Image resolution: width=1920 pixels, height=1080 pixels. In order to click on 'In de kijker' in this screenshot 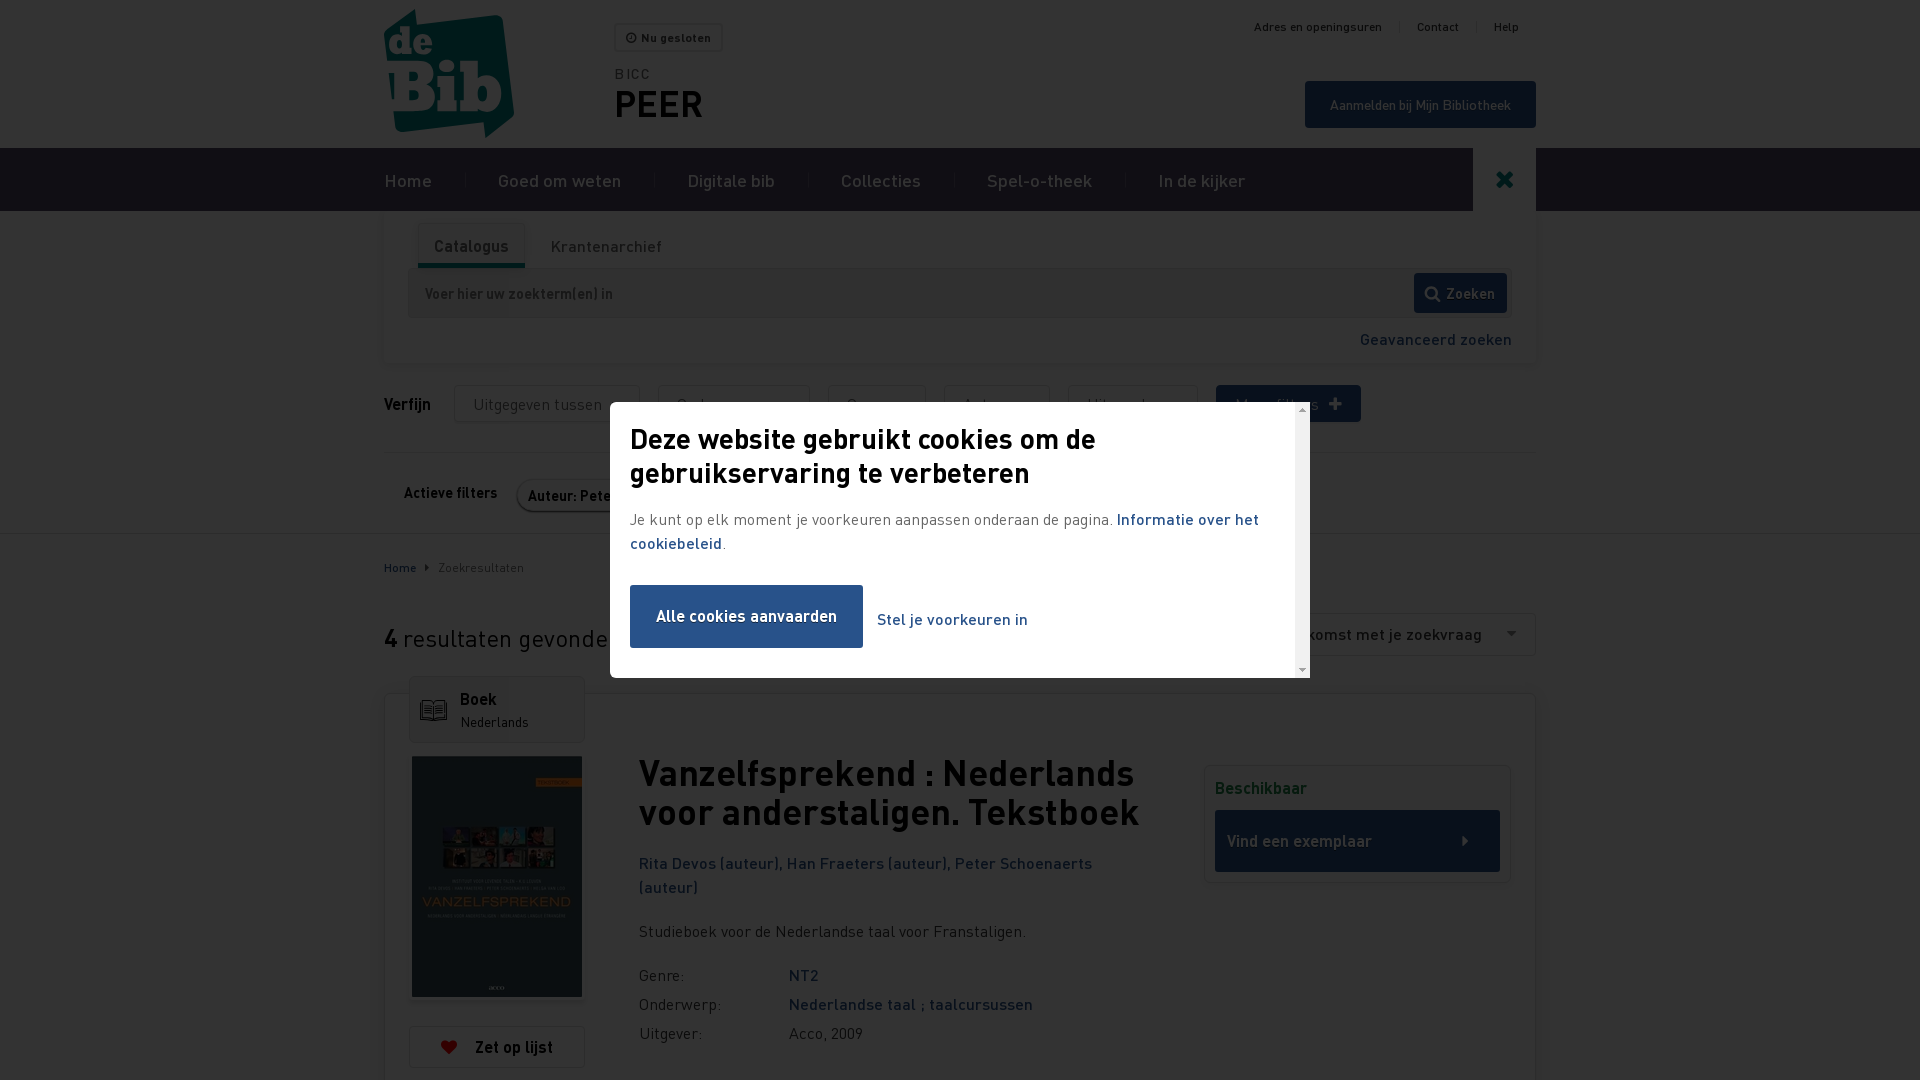, I will do `click(1200, 178)`.